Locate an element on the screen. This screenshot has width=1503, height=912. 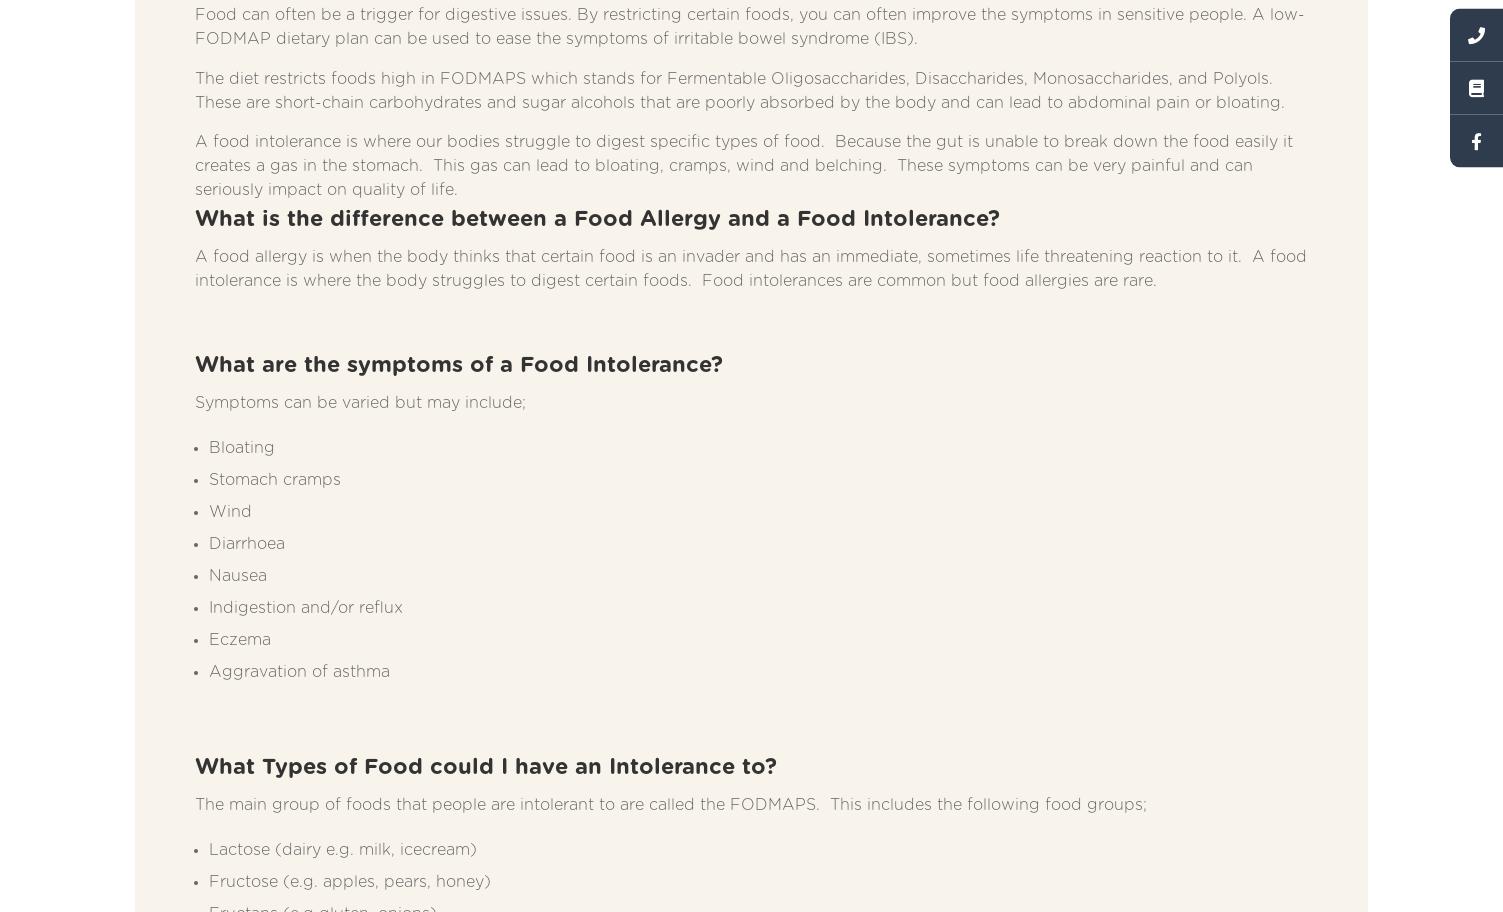
'Symptoms can be varied but may include;' is located at coordinates (360, 403).